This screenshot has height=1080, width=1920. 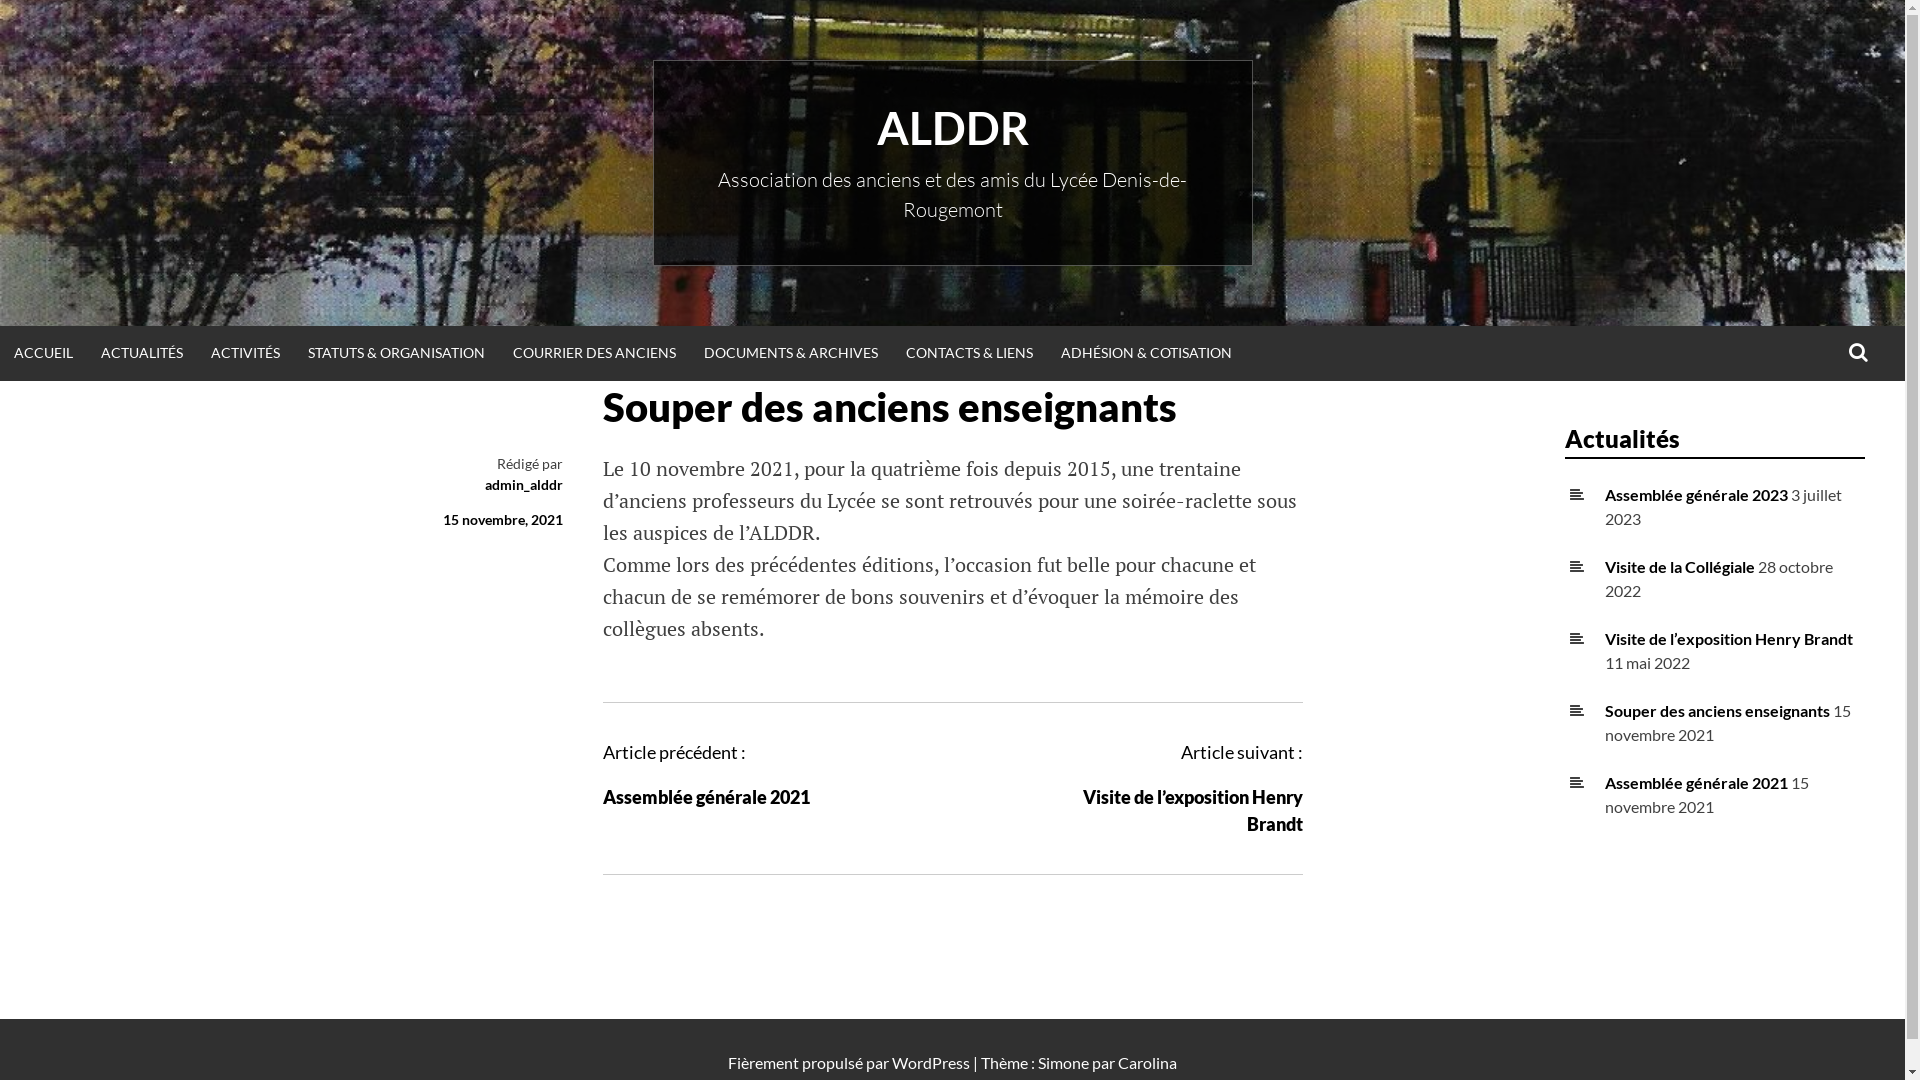 I want to click on 'DOCUMENTS & ARCHIVES', so click(x=790, y=352).